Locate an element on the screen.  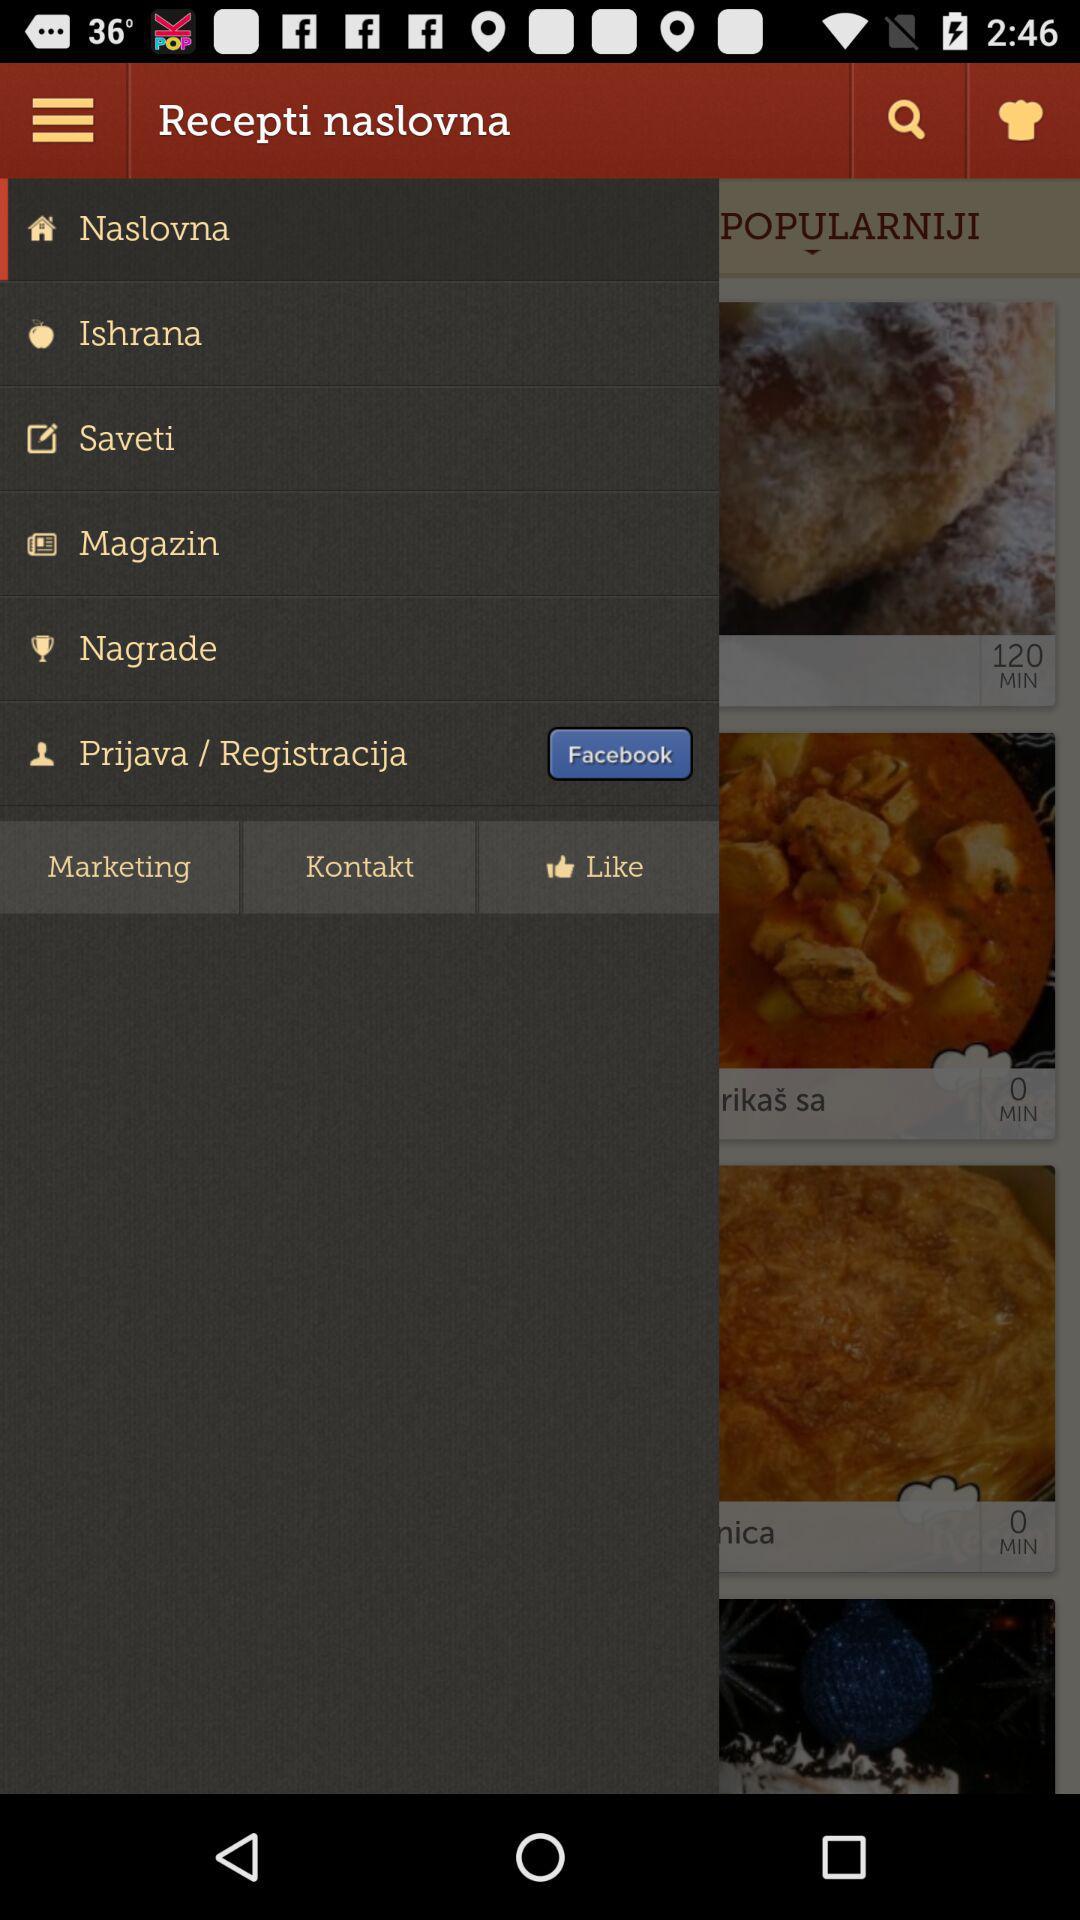
display options is located at coordinates (64, 119).